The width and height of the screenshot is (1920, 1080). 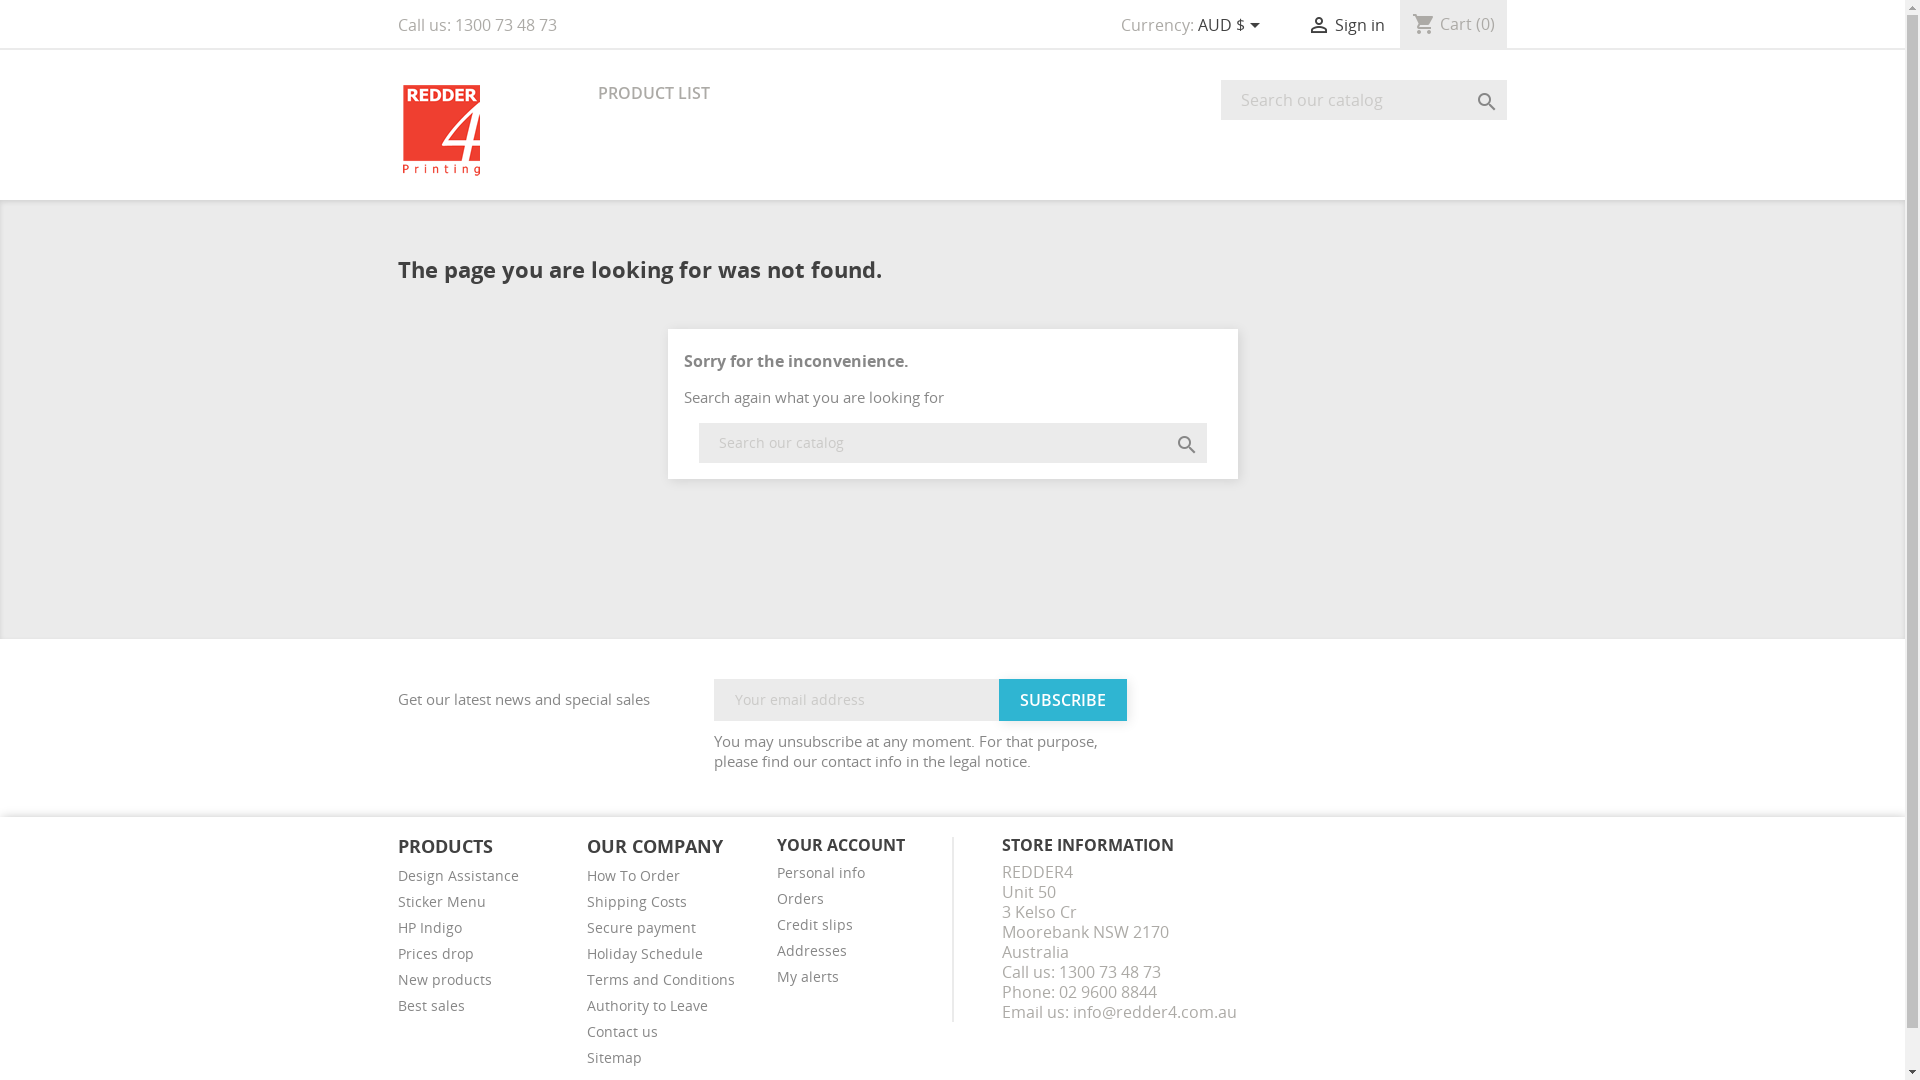 I want to click on 'Holiday Schedule', so click(x=644, y=952).